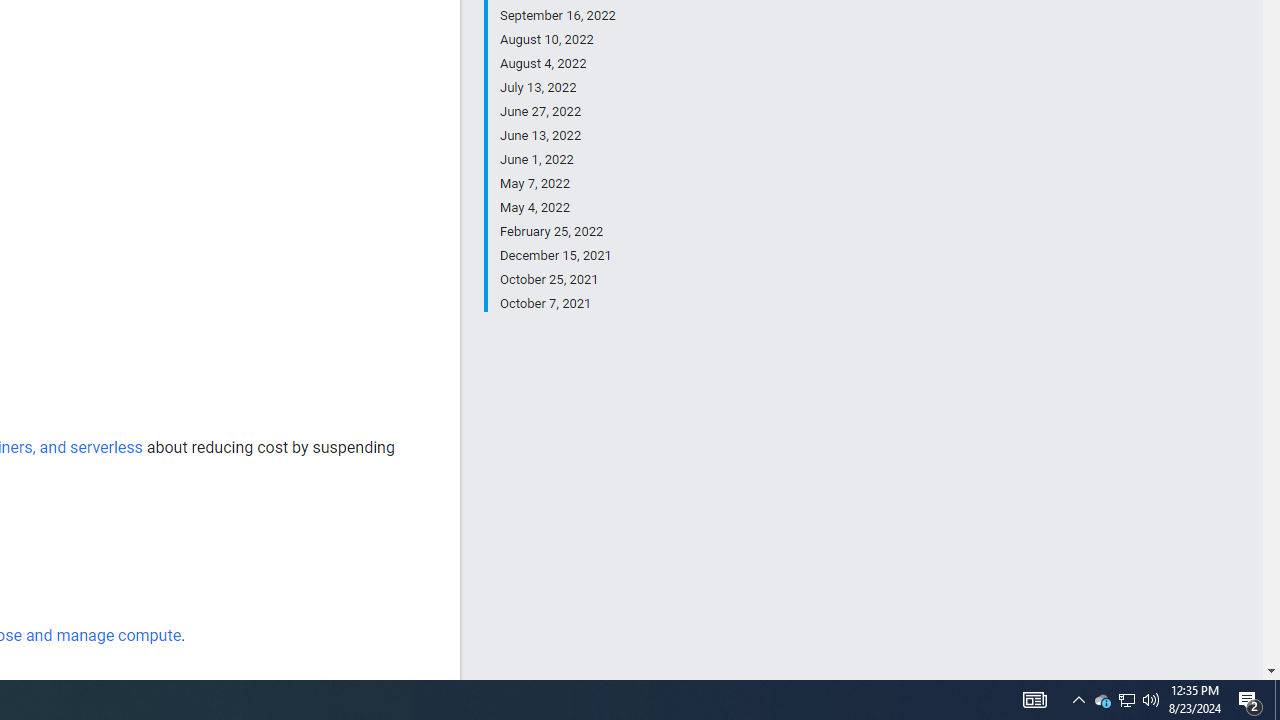  Describe the element at coordinates (557, 16) in the screenshot. I see `'September 16, 2022'` at that location.